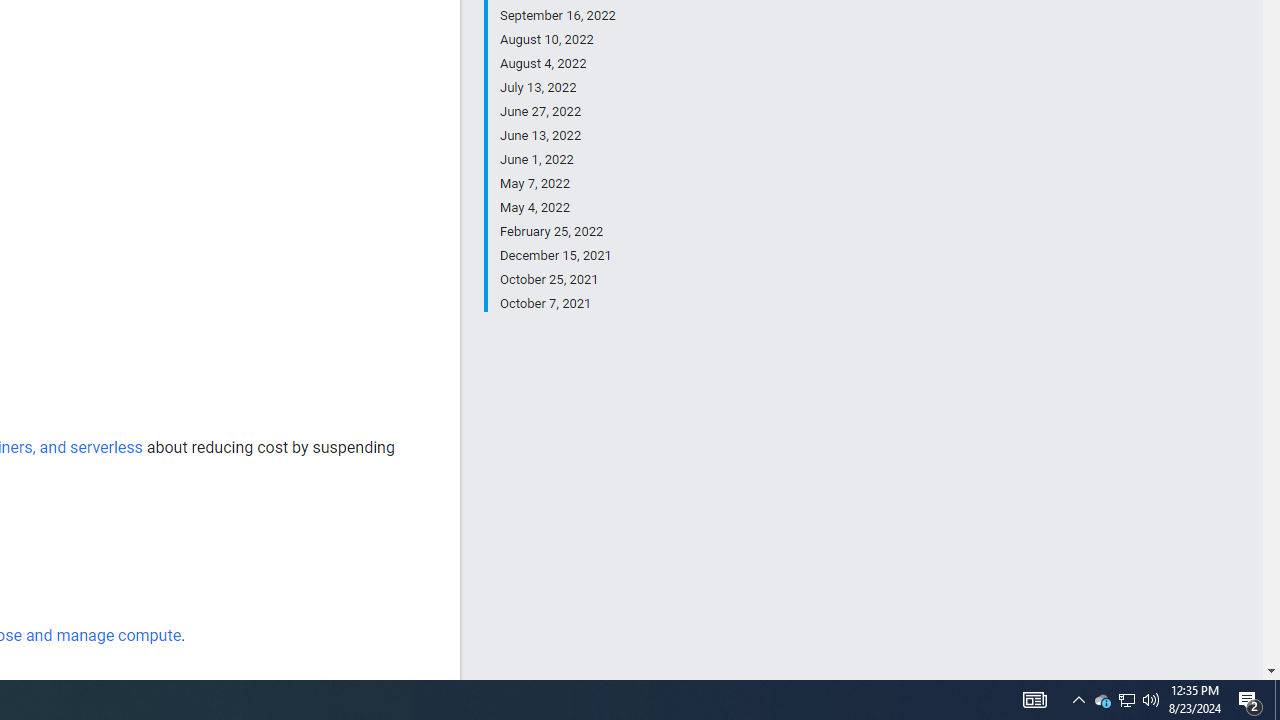  Describe the element at coordinates (557, 16) in the screenshot. I see `'September 16, 2022'` at that location.